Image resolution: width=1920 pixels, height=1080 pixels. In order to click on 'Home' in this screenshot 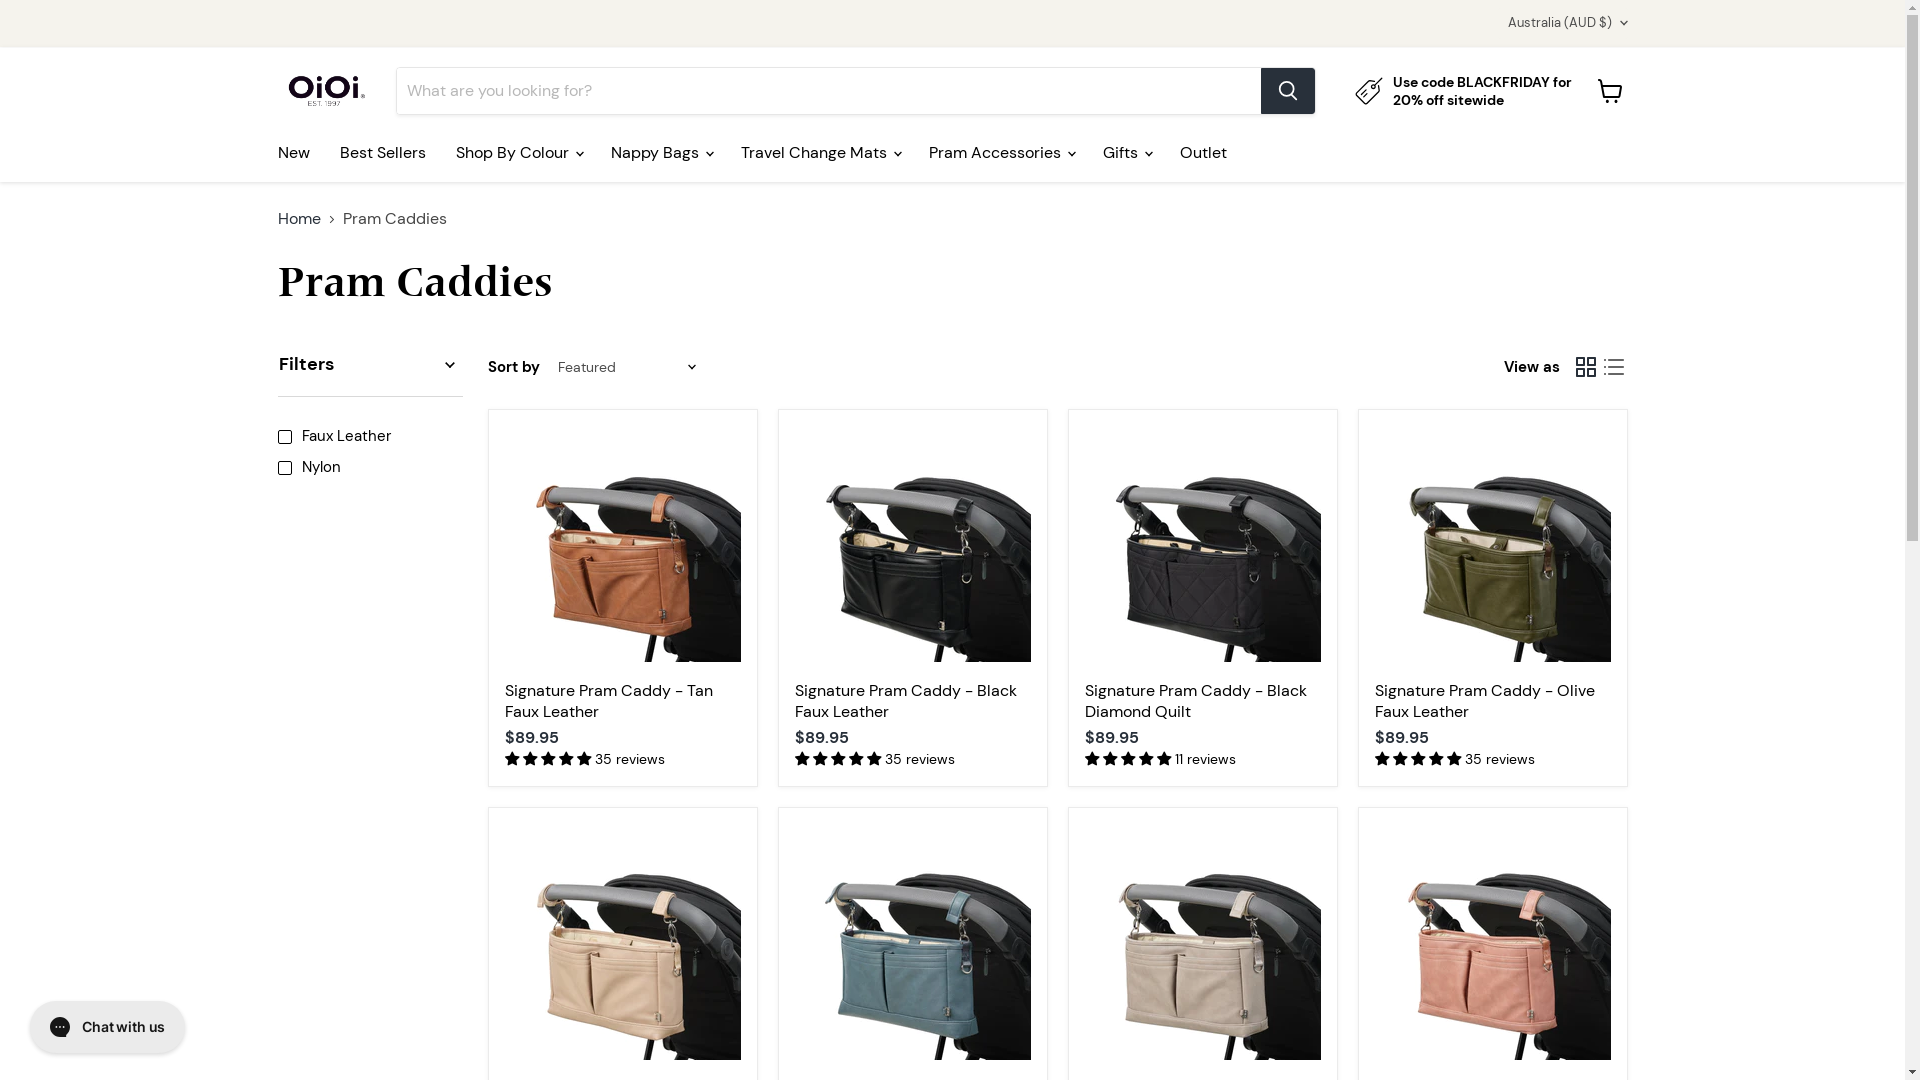, I will do `click(298, 219)`.